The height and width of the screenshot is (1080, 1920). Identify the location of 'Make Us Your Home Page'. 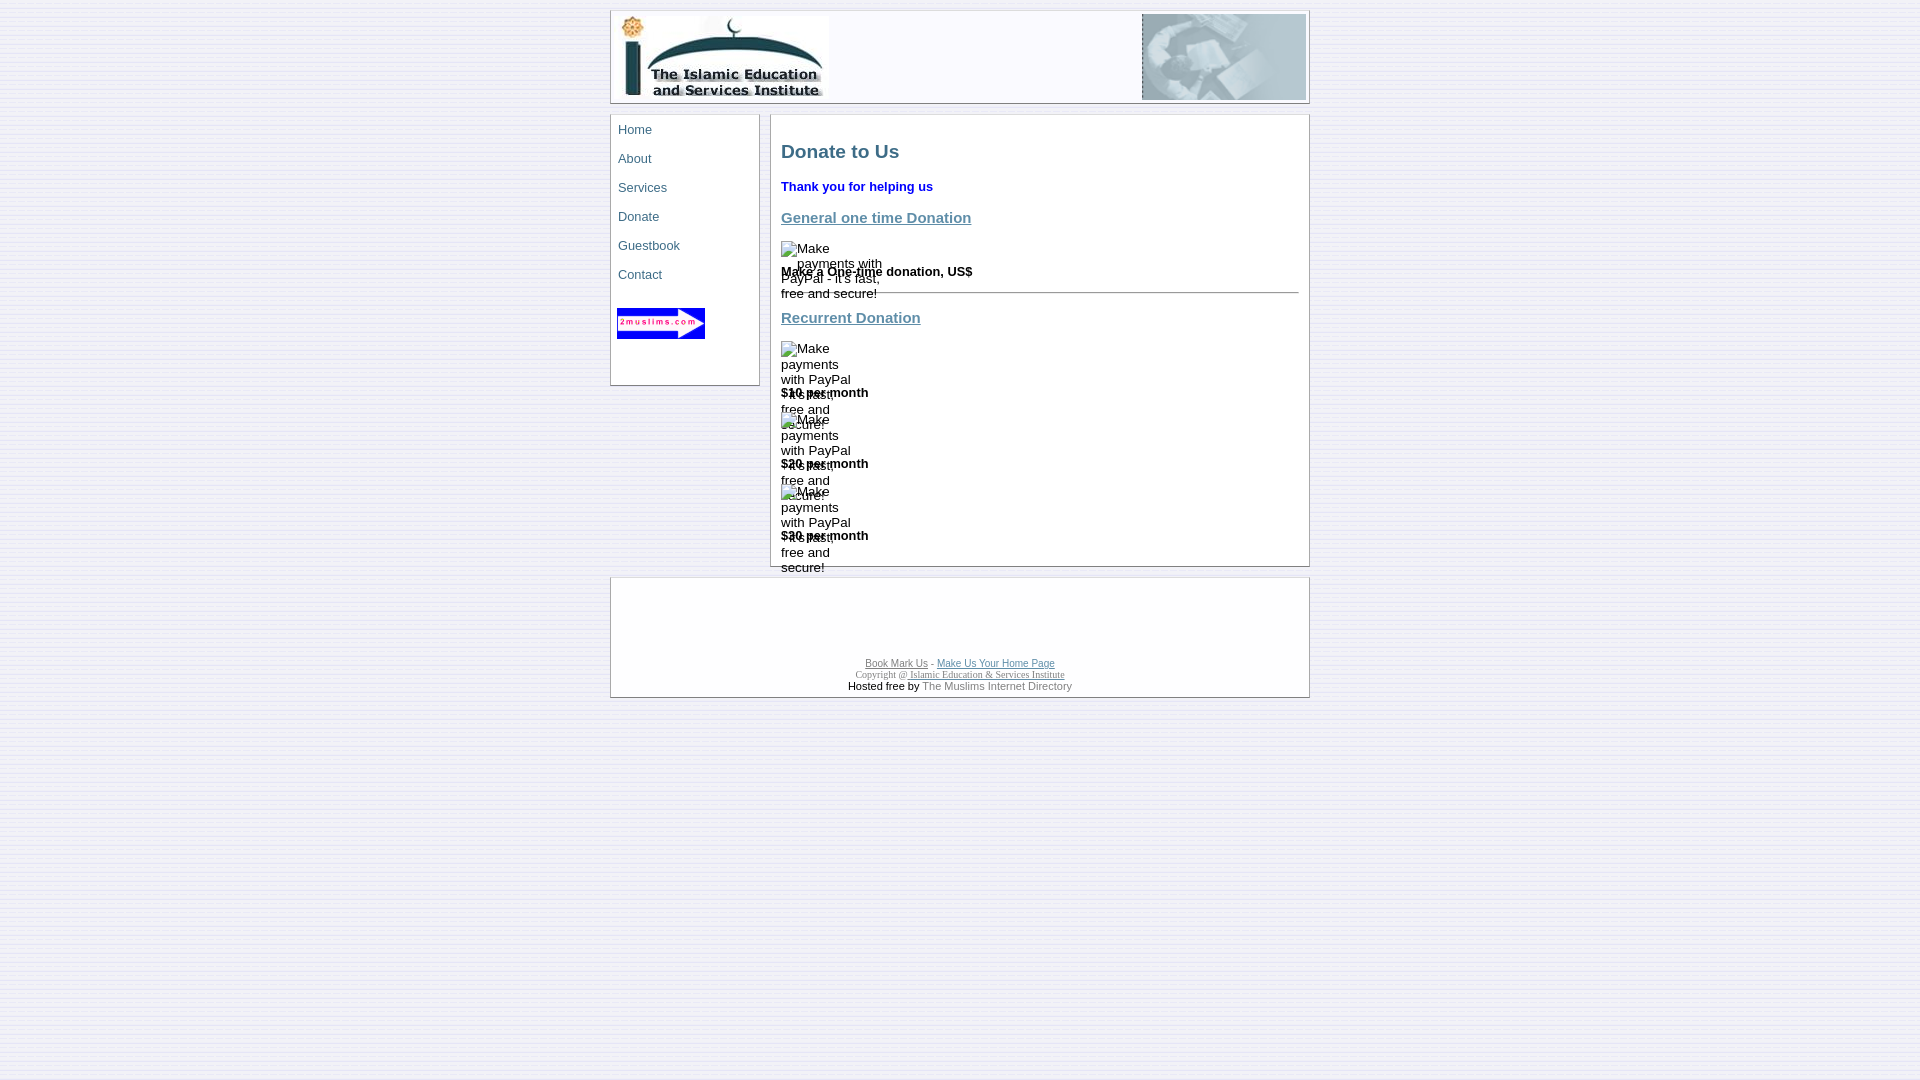
(935, 663).